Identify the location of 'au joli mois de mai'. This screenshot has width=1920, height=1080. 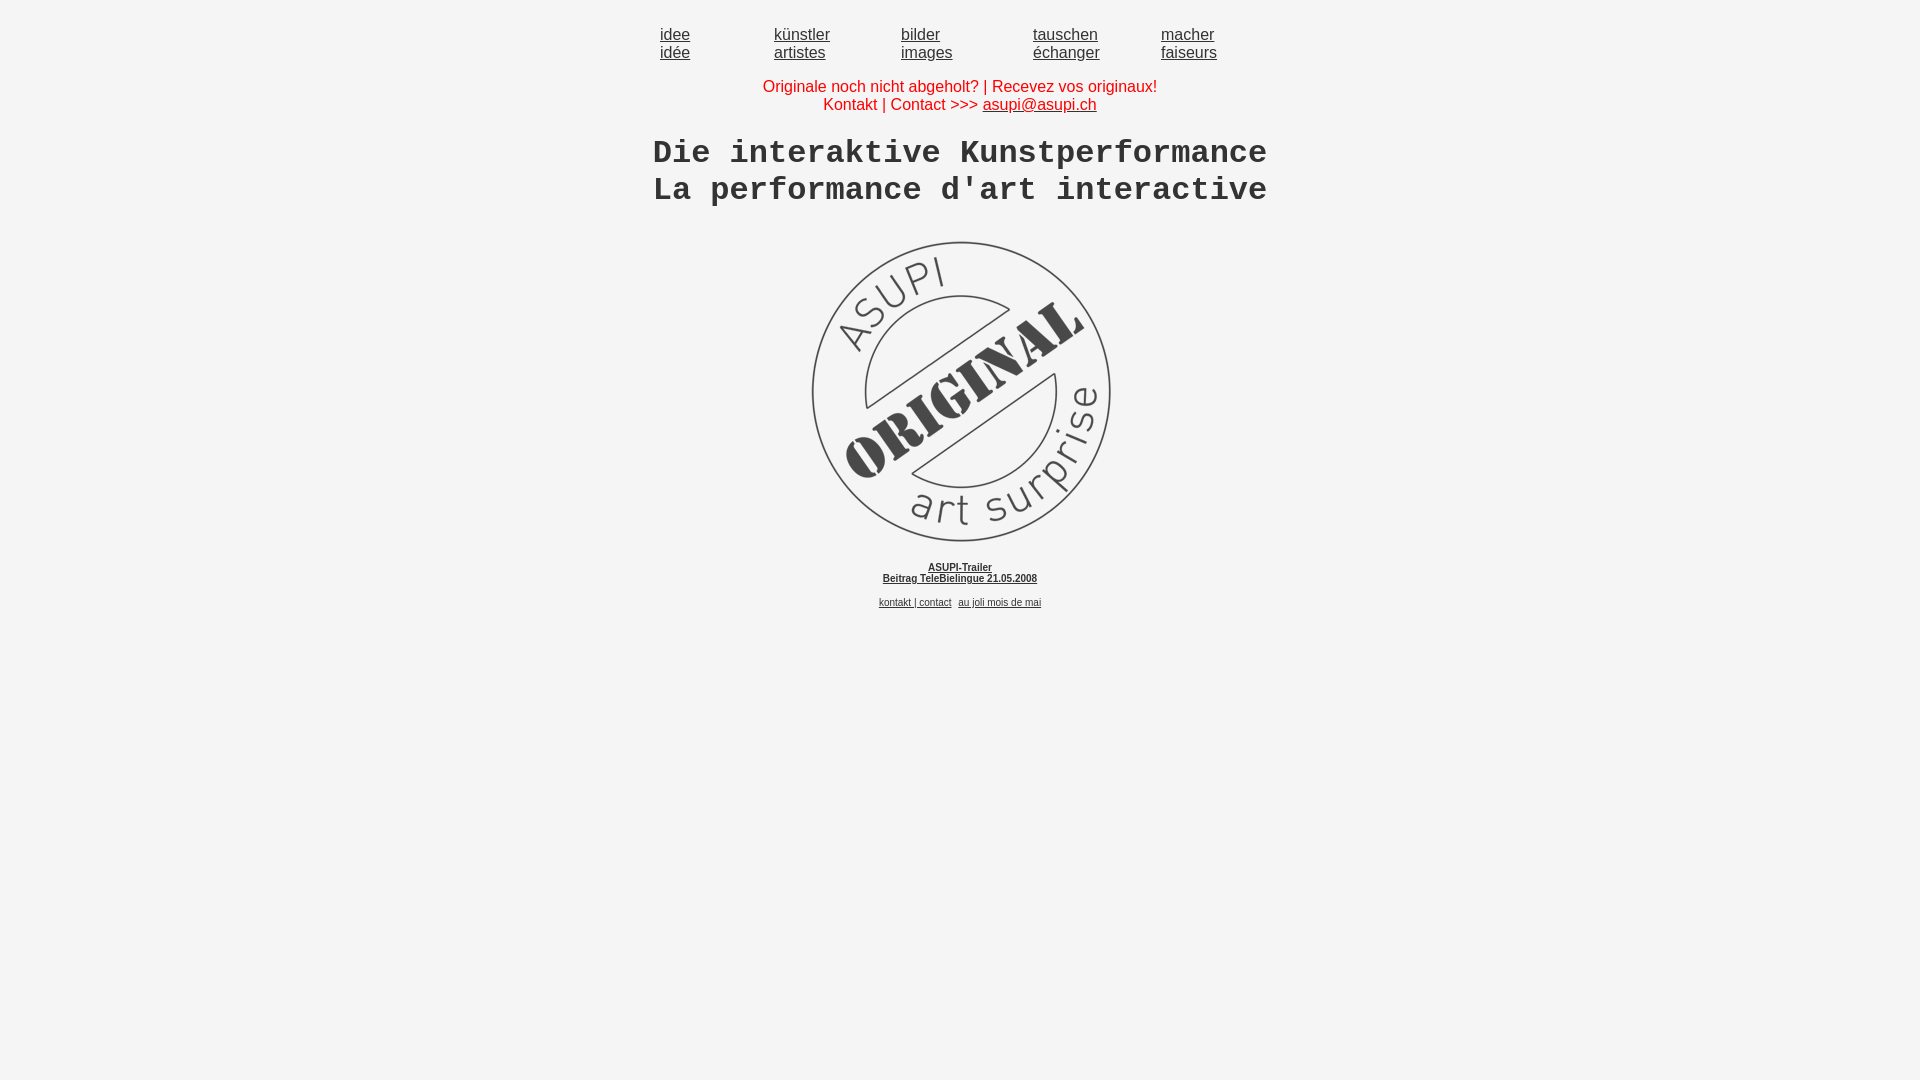
(999, 601).